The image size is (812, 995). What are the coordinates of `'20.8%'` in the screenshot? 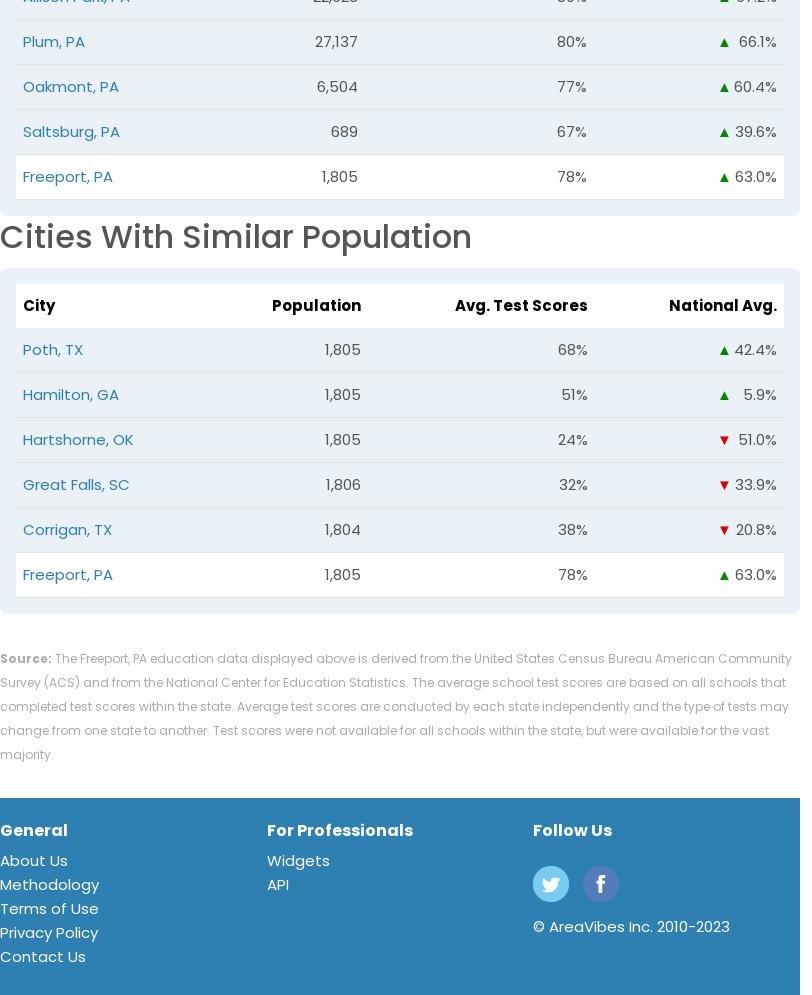 It's located at (756, 528).